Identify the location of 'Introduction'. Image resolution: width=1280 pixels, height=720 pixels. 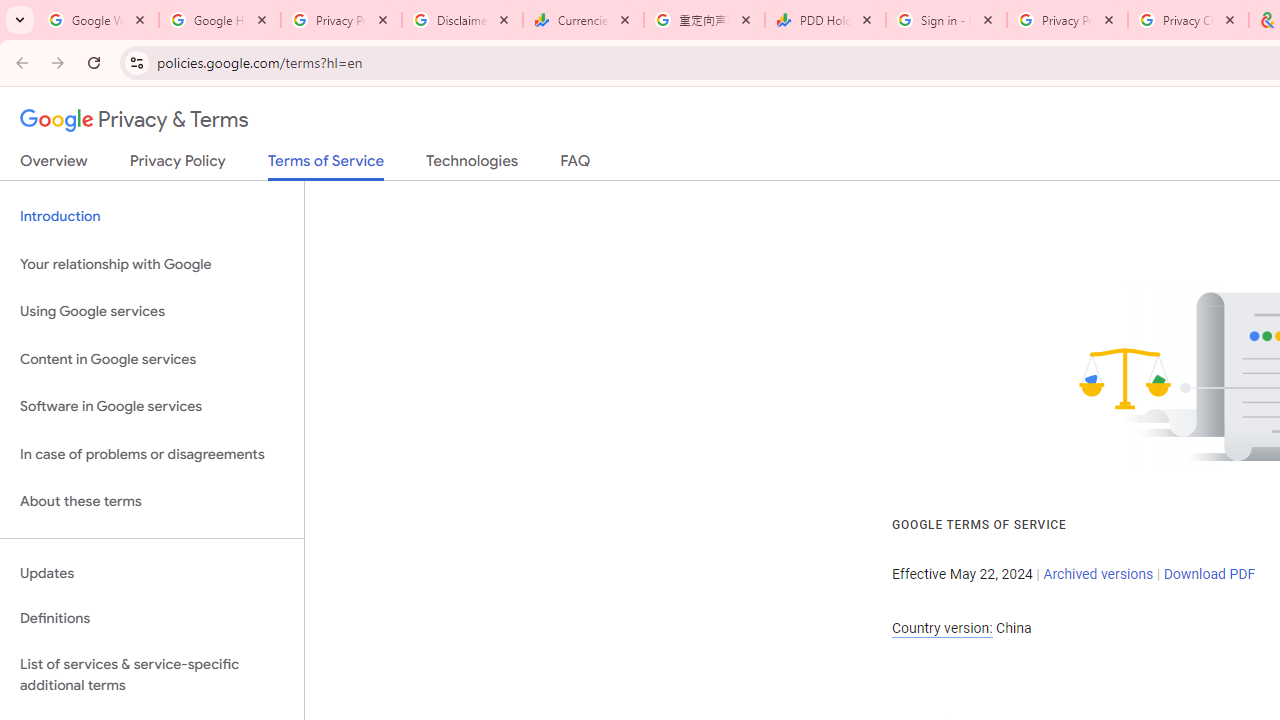
(151, 217).